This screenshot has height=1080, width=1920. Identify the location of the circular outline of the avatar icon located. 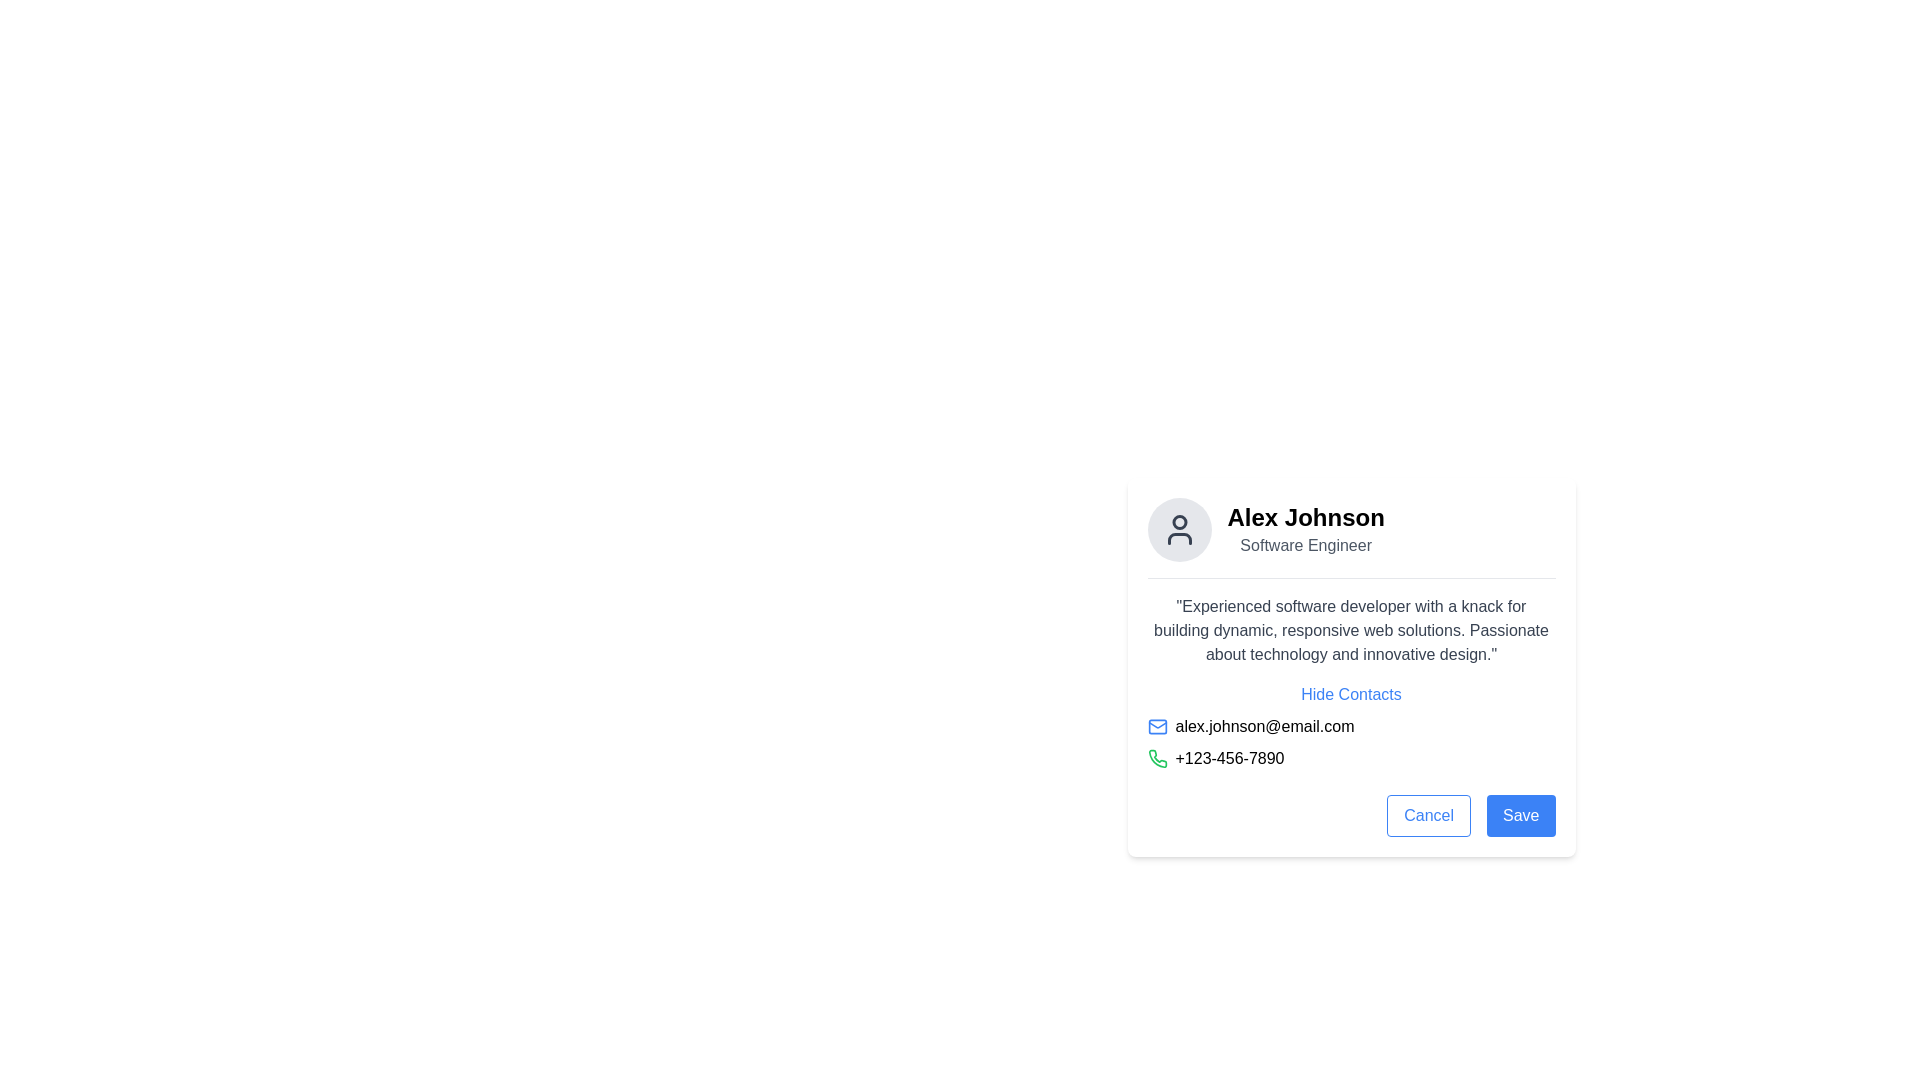
(1179, 521).